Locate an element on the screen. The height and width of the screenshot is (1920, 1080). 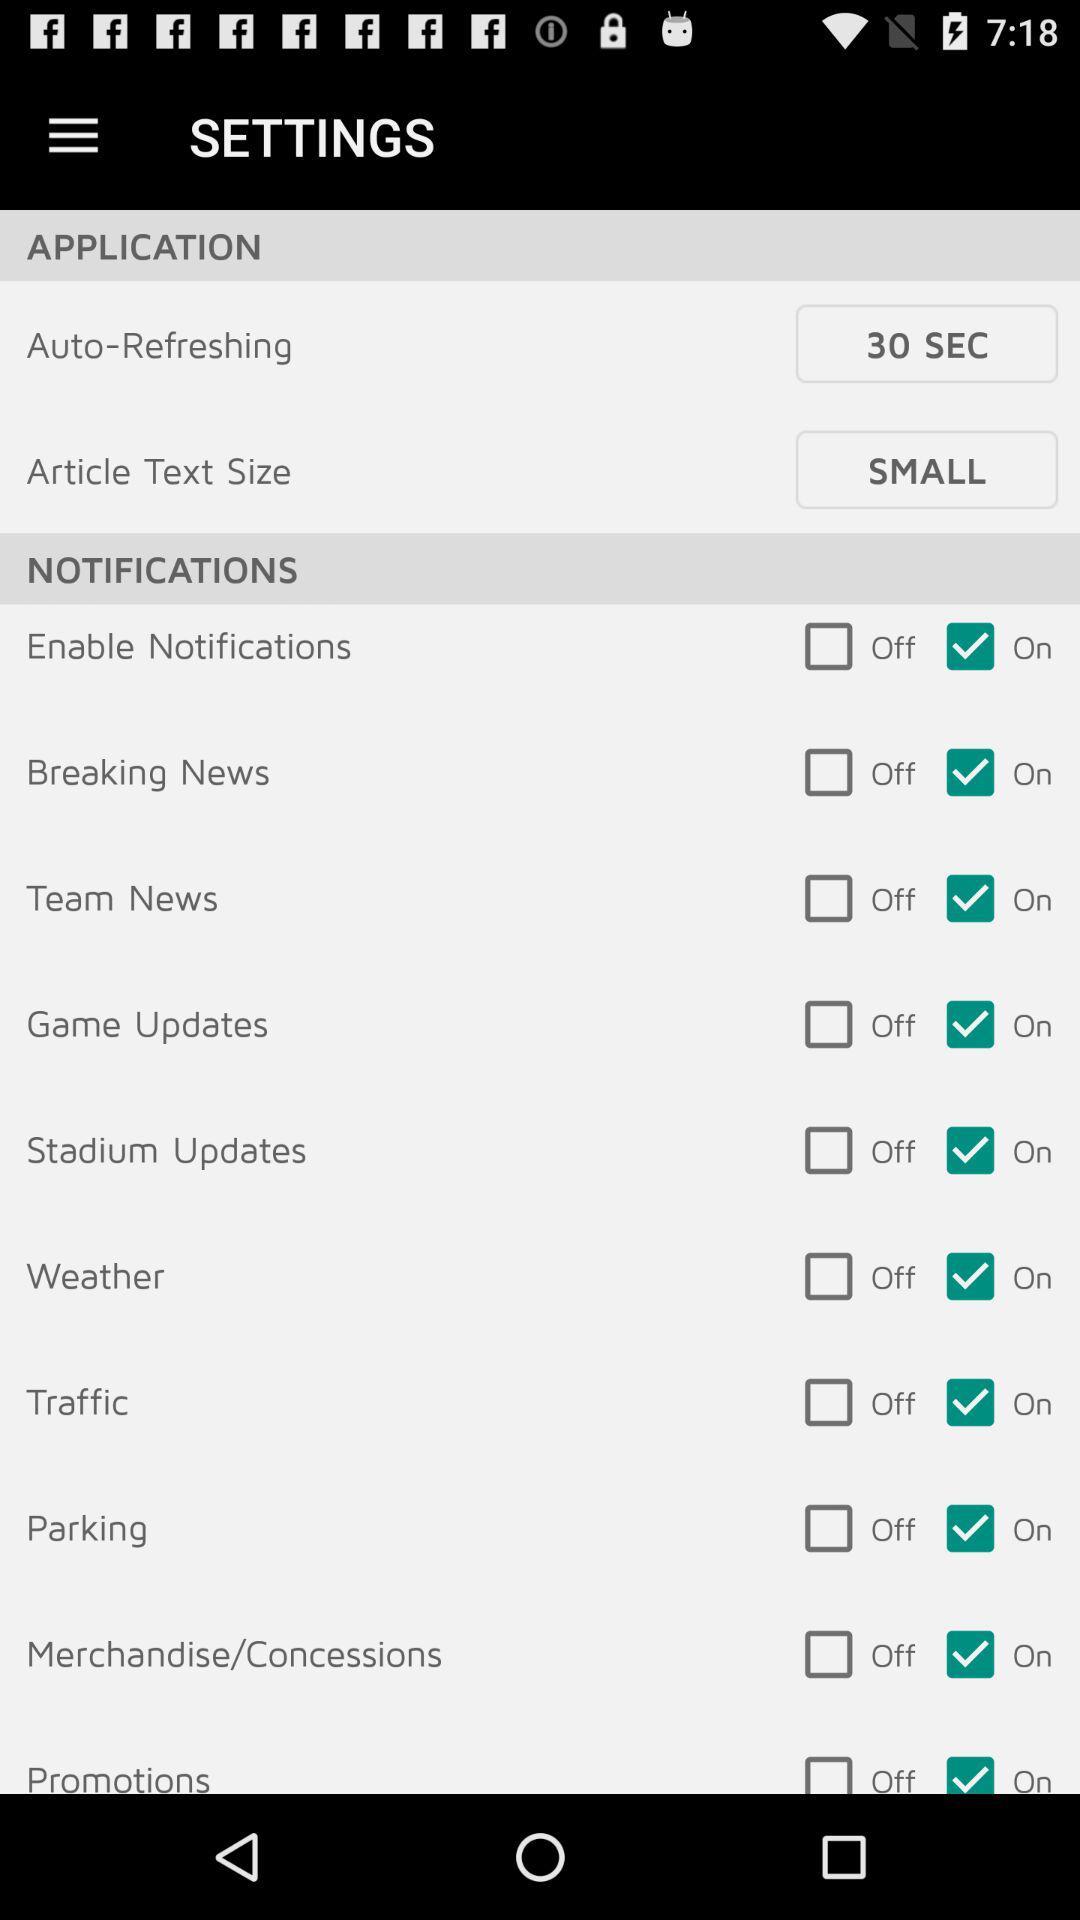
item above the application item is located at coordinates (72, 135).